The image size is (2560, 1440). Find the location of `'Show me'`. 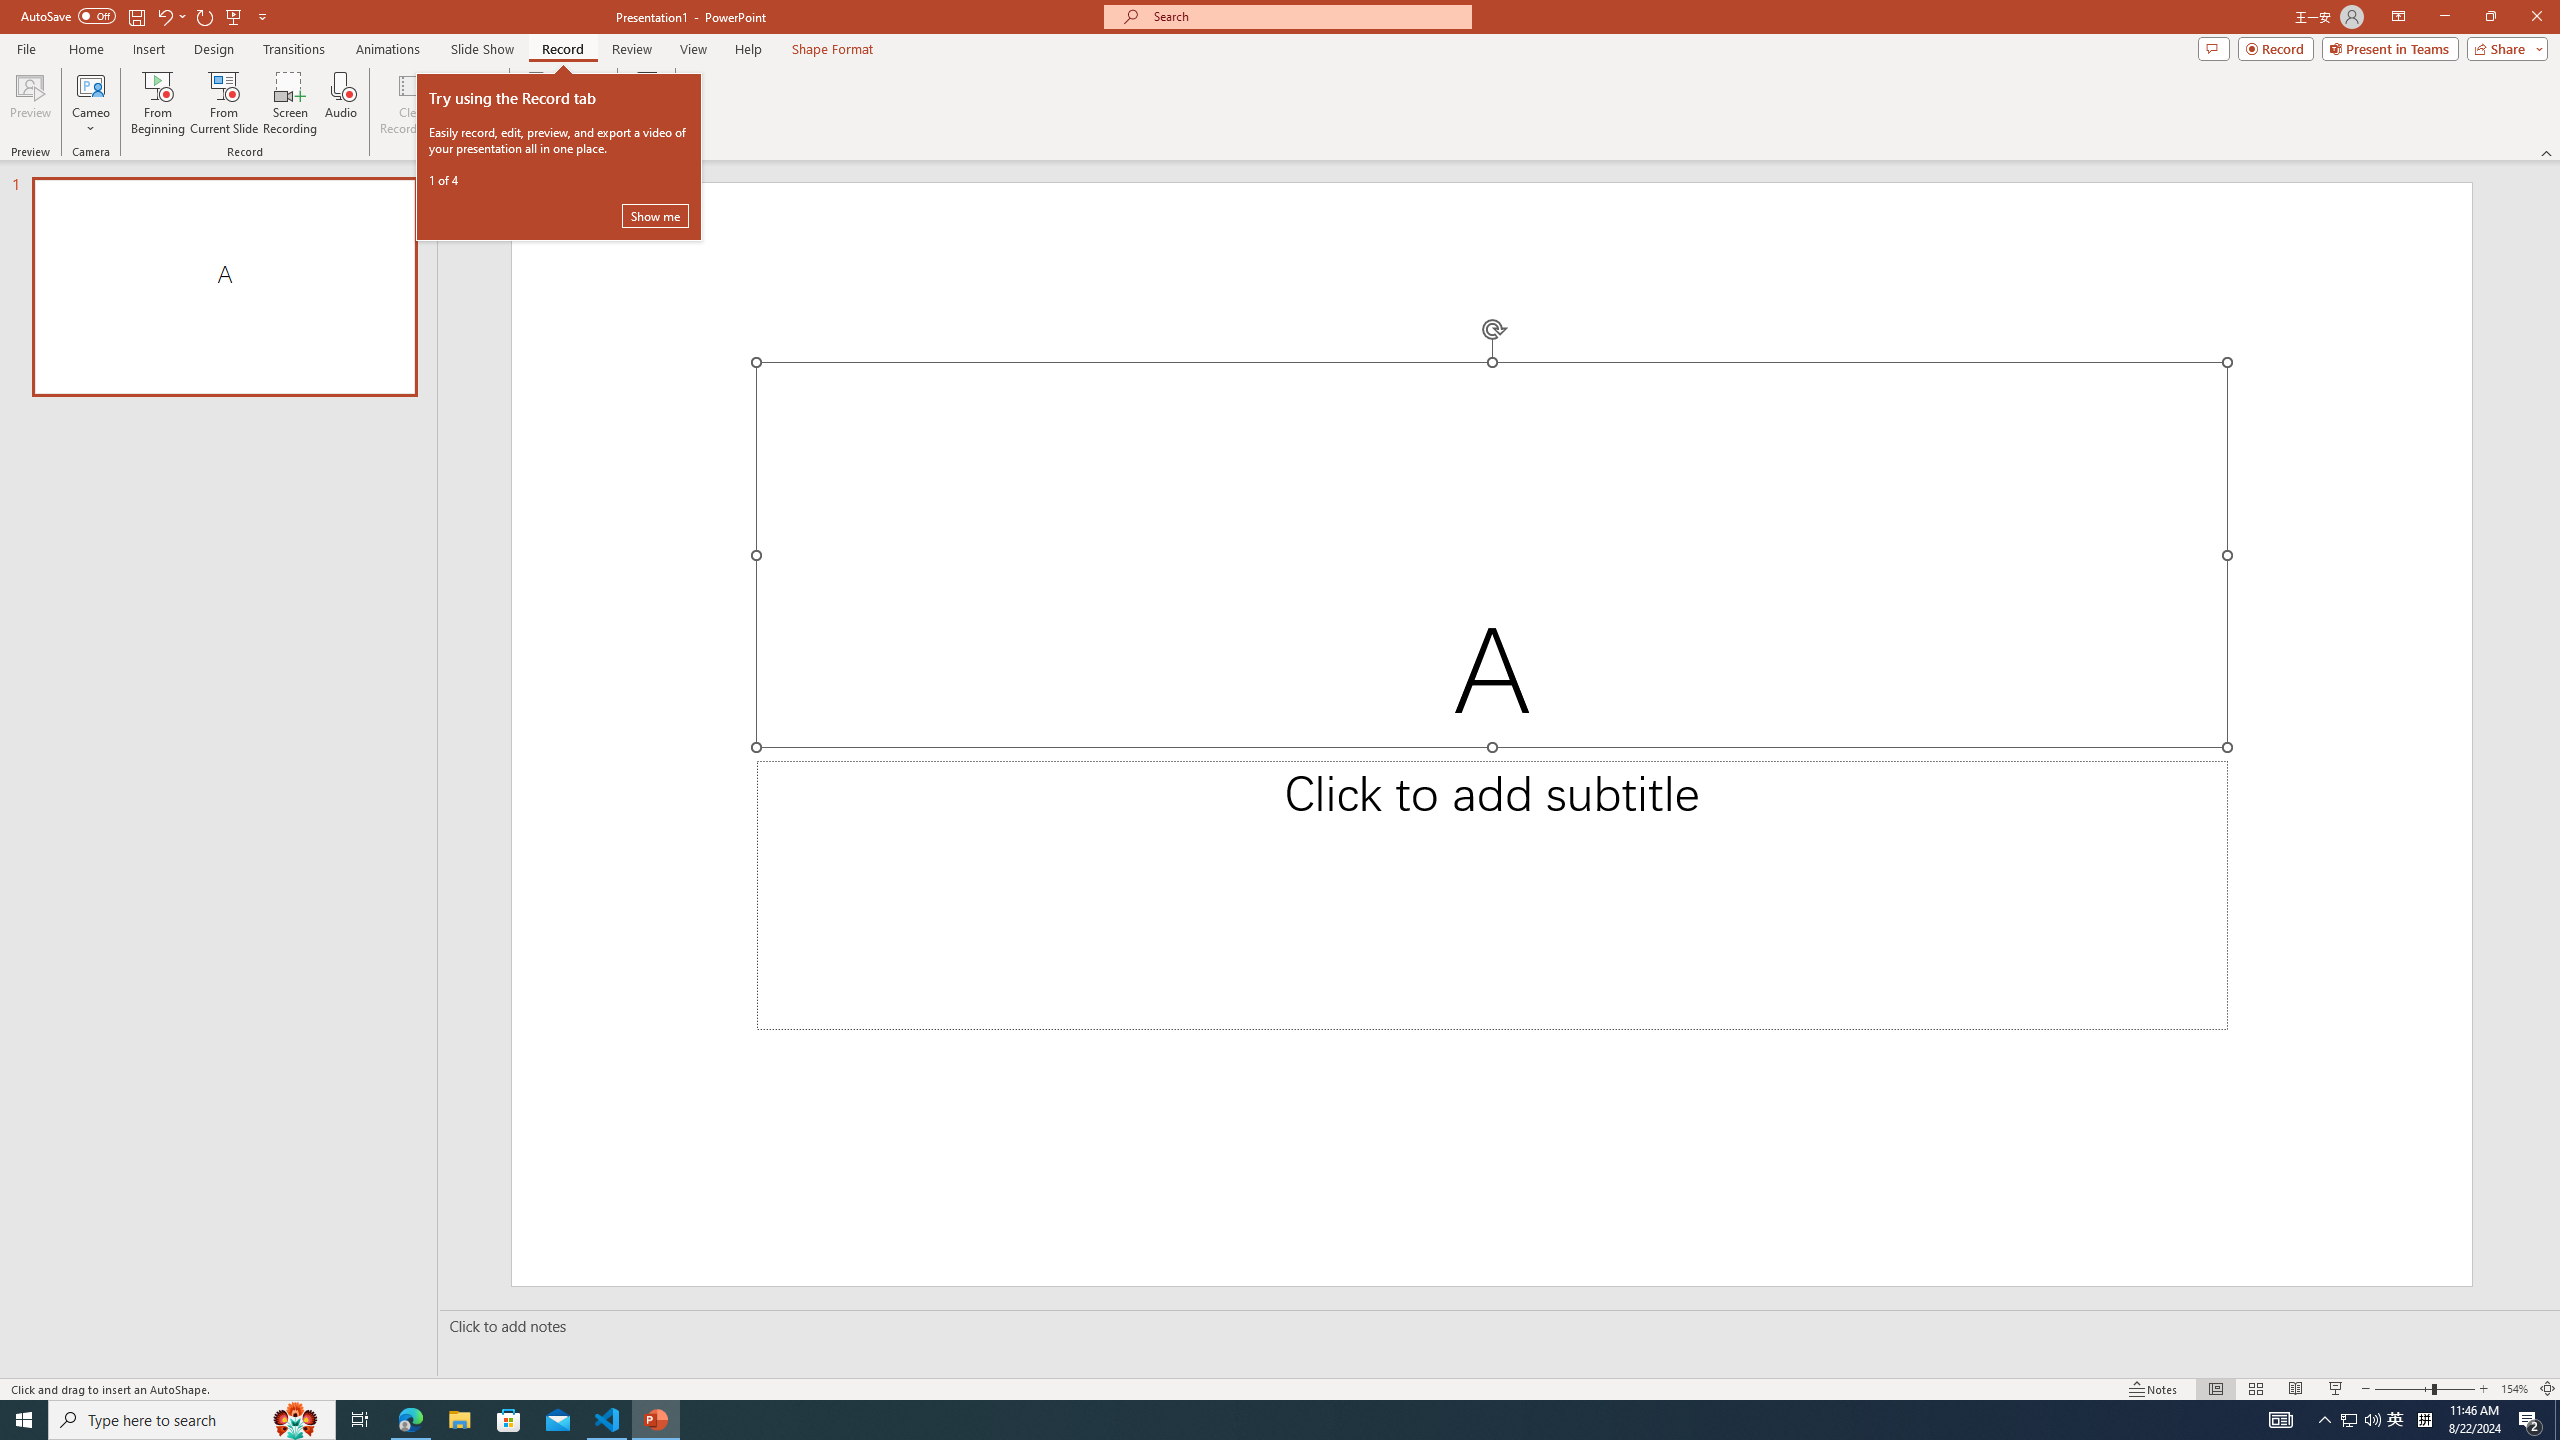

'Show me' is located at coordinates (655, 215).